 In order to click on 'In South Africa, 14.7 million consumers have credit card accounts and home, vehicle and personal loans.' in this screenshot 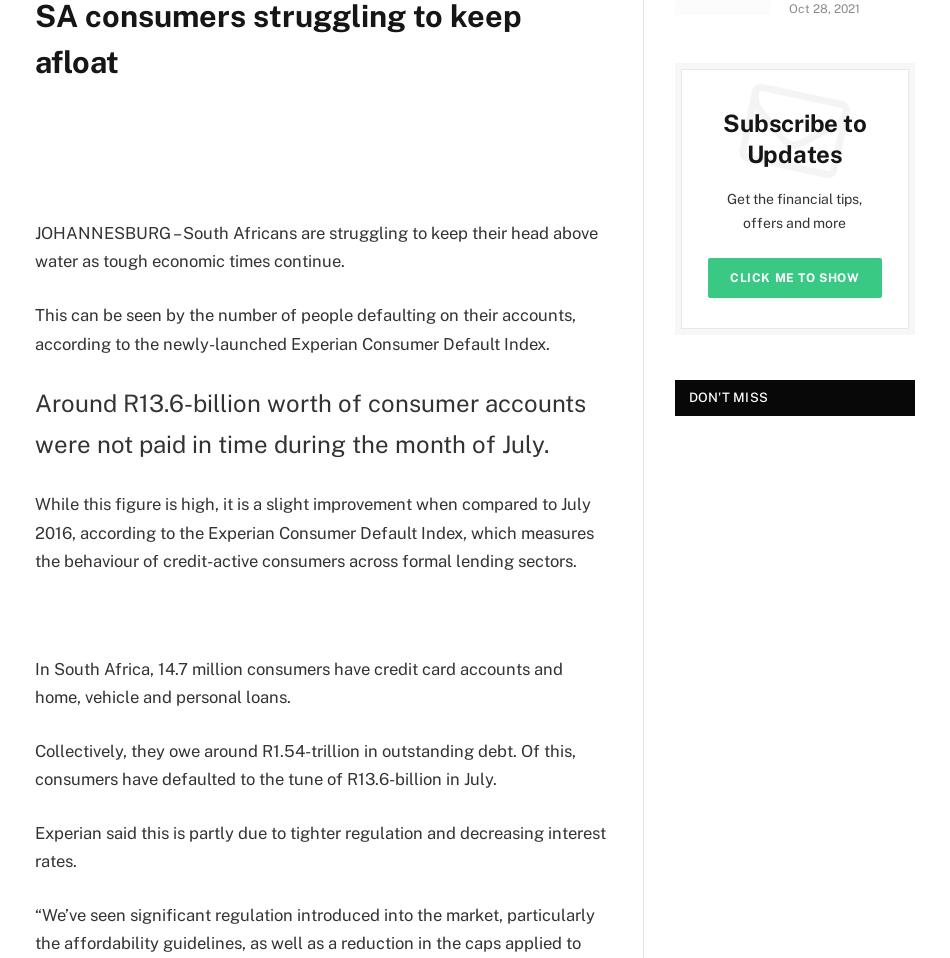, I will do `click(297, 681)`.